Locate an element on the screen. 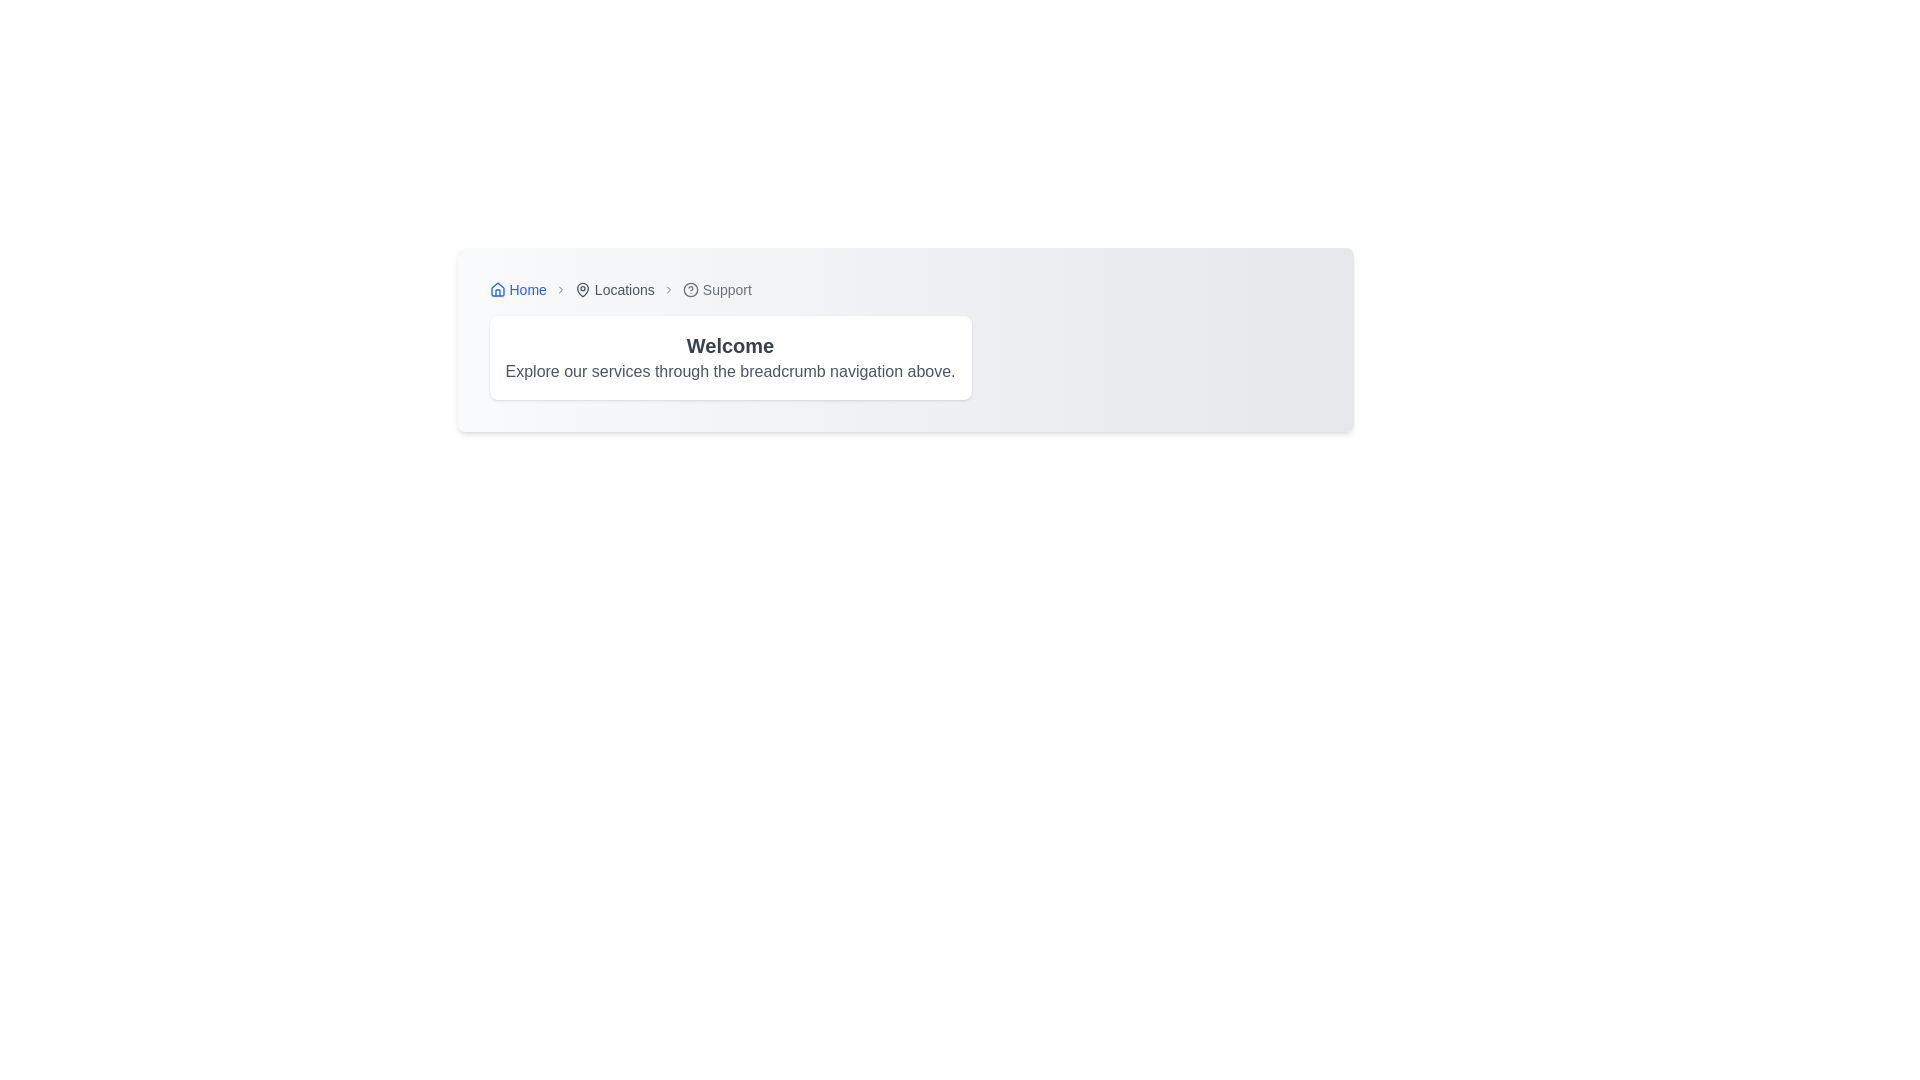 Image resolution: width=1920 pixels, height=1080 pixels. the 'Locations' link in the breadcrumb navigation bar is located at coordinates (613, 289).